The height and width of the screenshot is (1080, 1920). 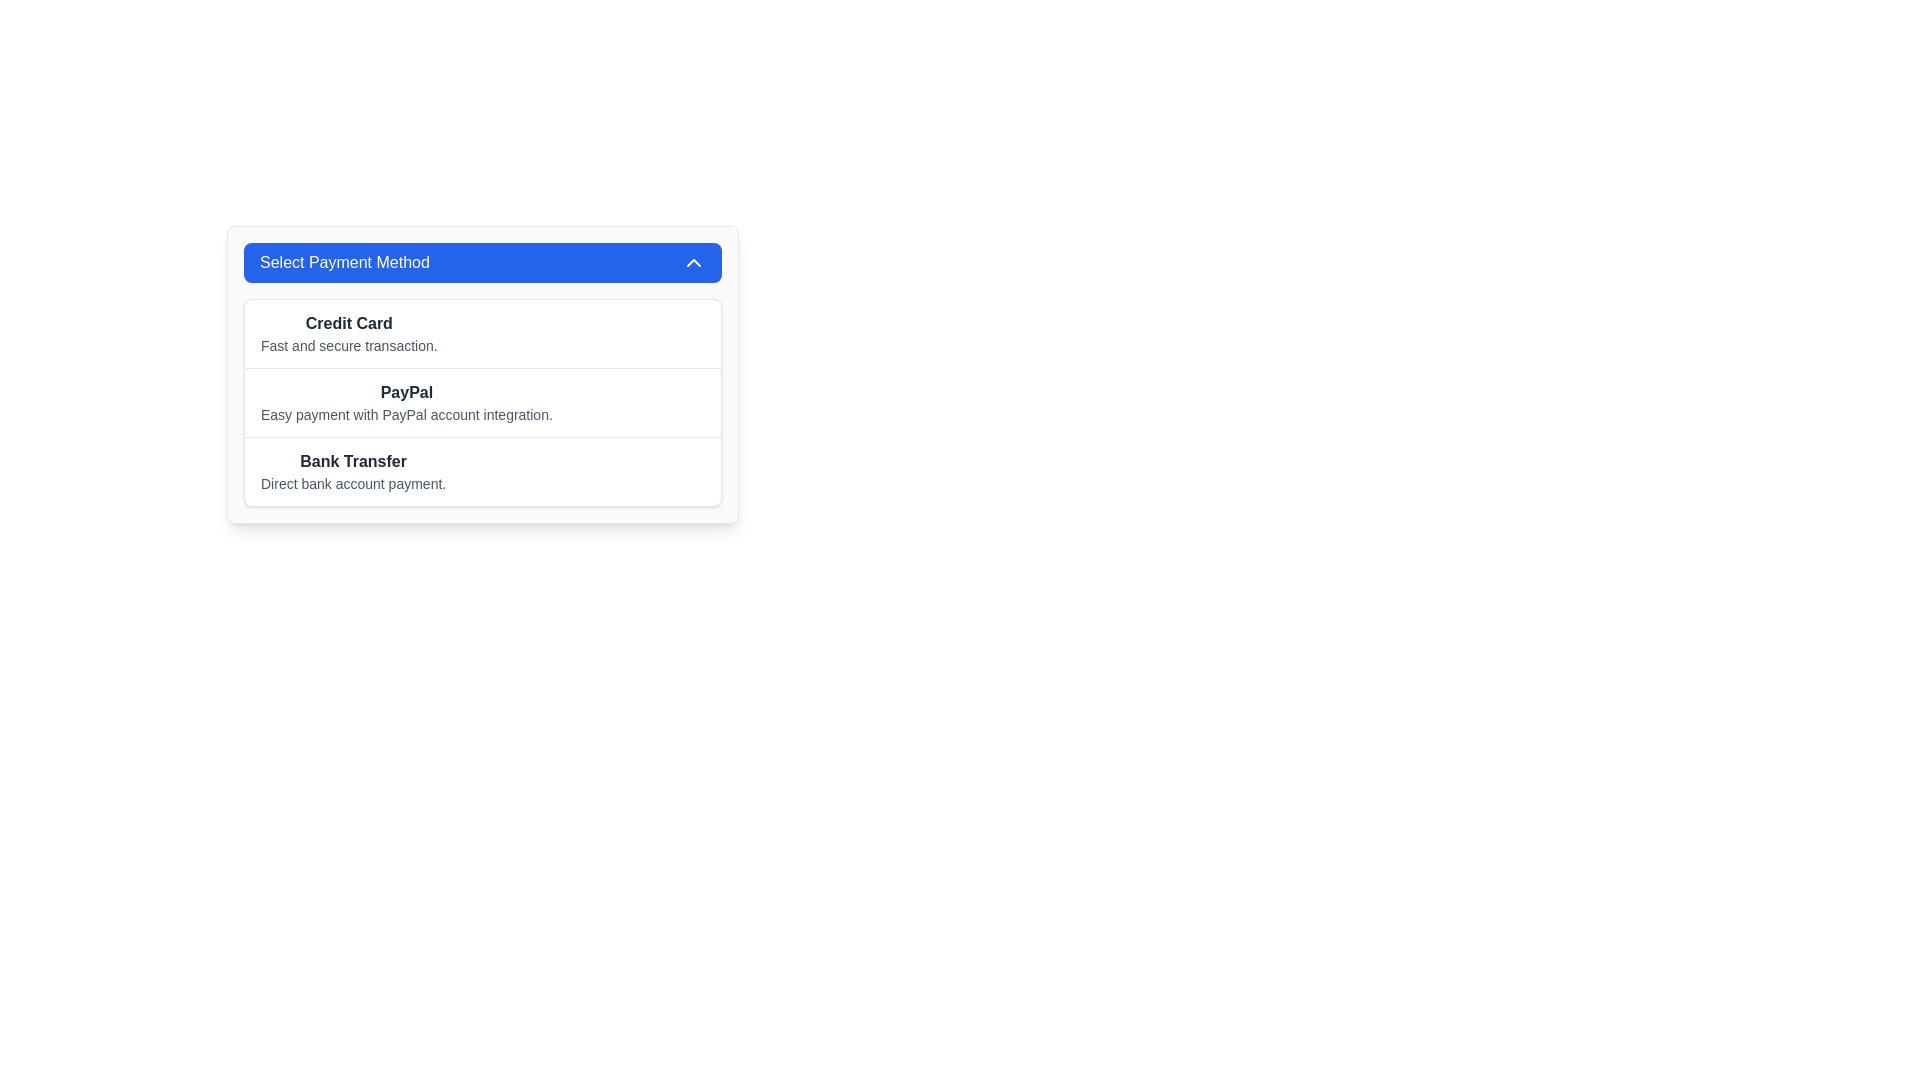 What do you see at coordinates (353, 461) in the screenshot?
I see `the label identifying the payment method in the dropdown menu titled 'Select Payment Method' located in the third row, above the description 'Direct bank account payment'` at bounding box center [353, 461].